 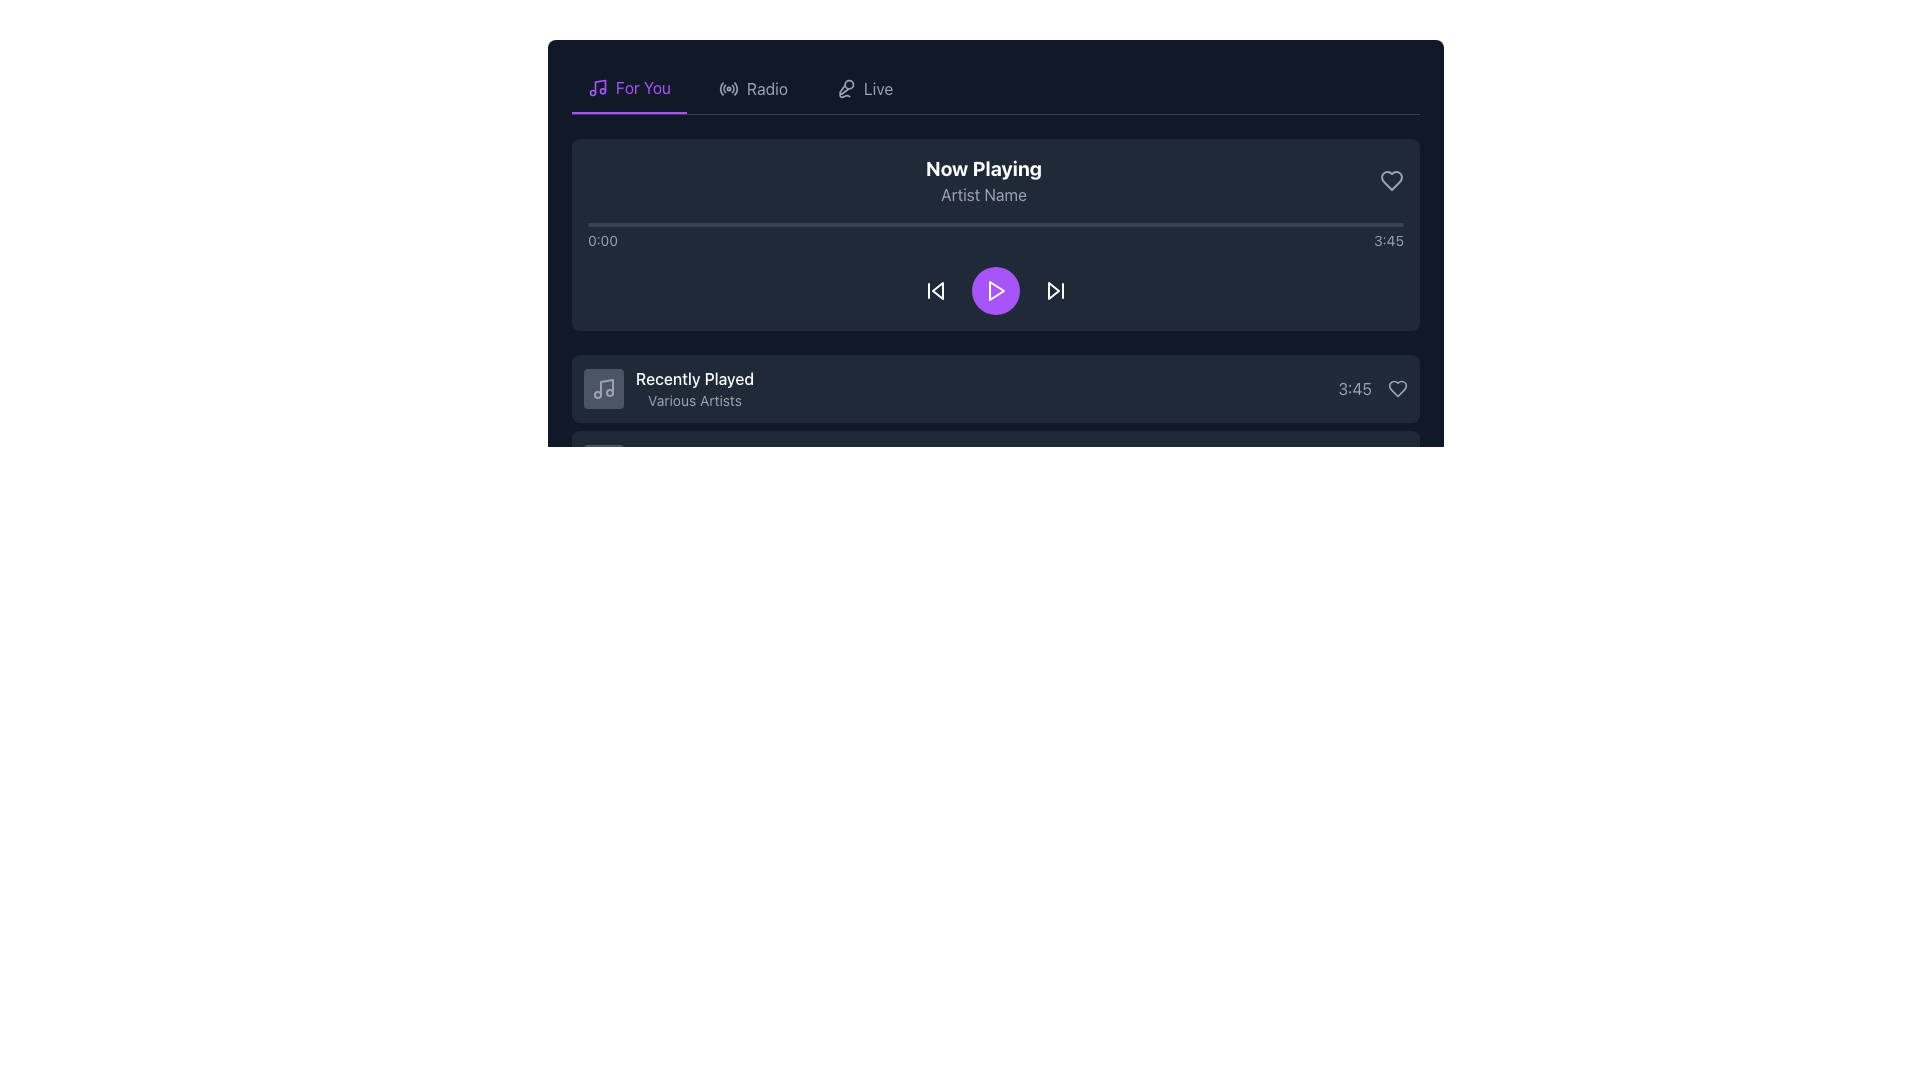 What do you see at coordinates (728, 87) in the screenshot?
I see `the radio wave transmission icon located in the navigation bar, positioned between the 'For You' tab and the 'Live' tab` at bounding box center [728, 87].